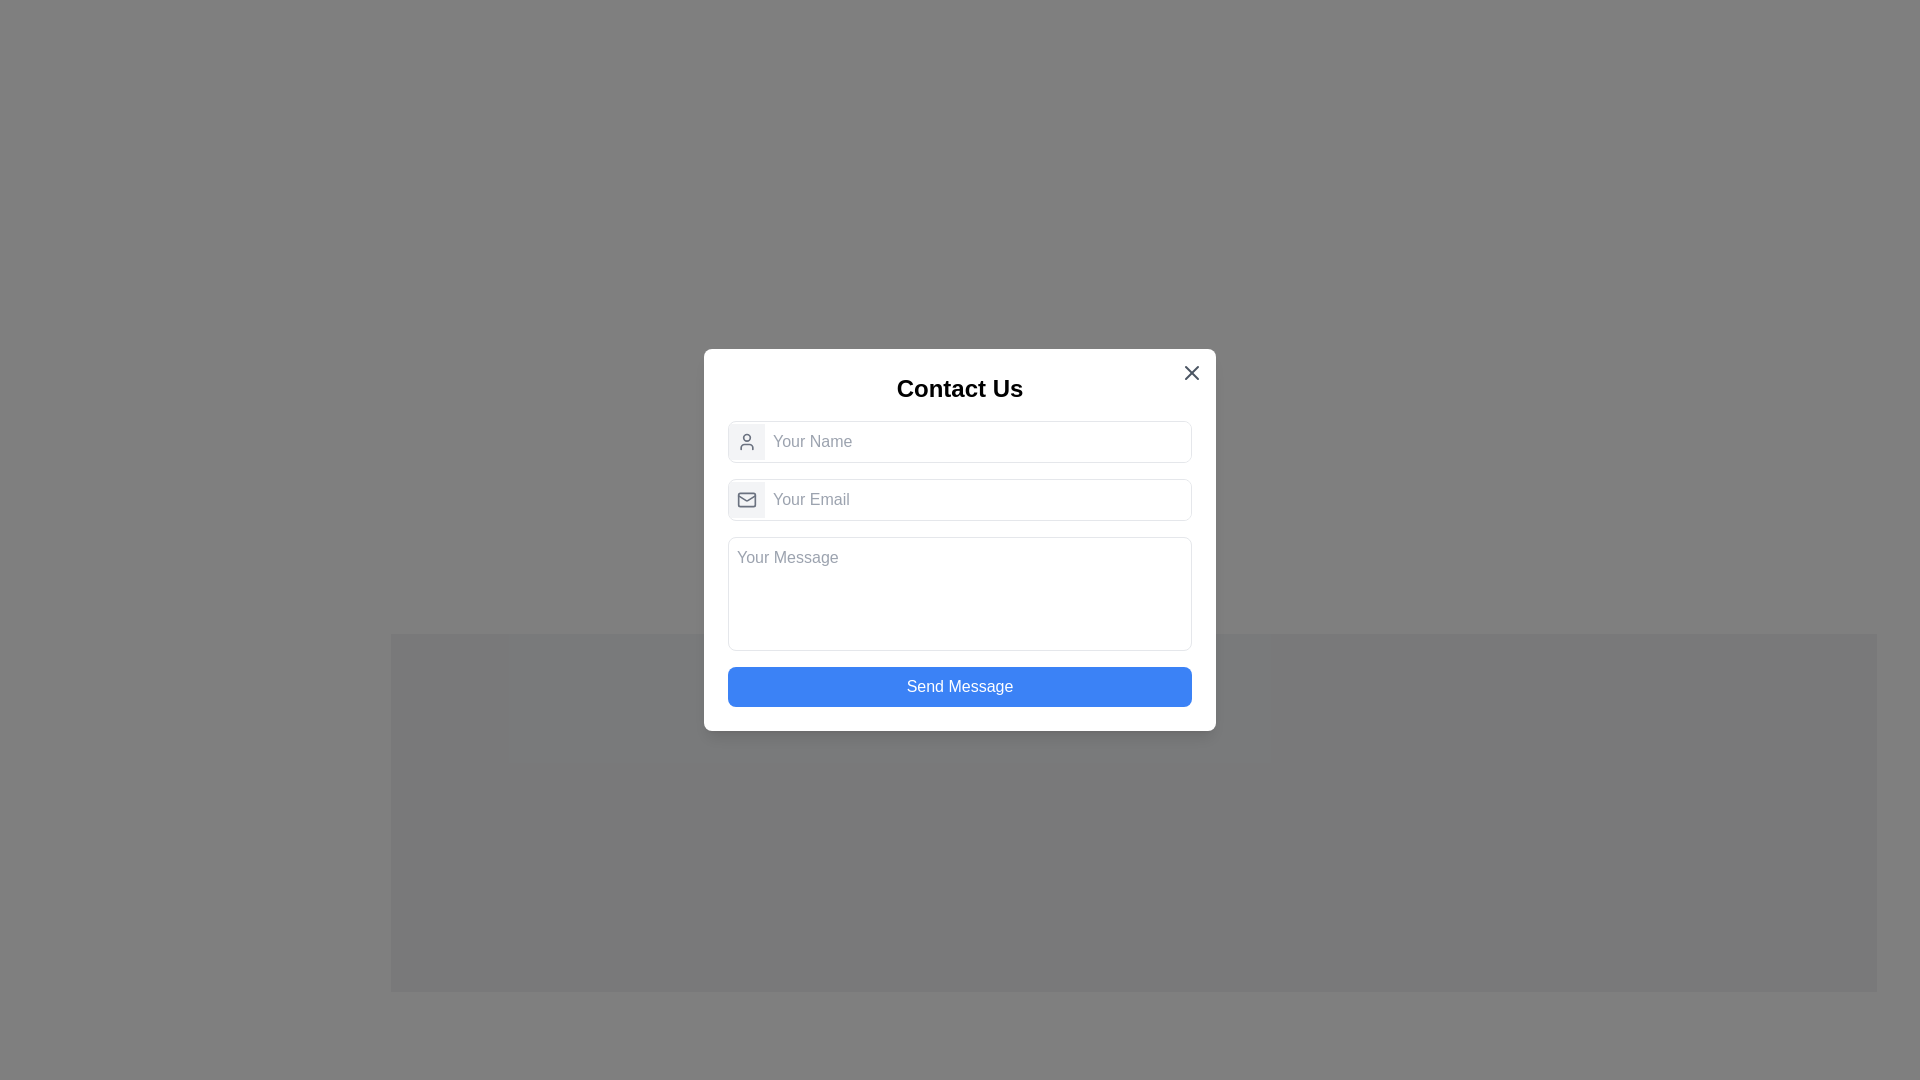 The image size is (1920, 1080). I want to click on the SVG graphics element resembling an email envelope icon, located to the left of the email input field in the 'Contact Us' modal dialog, so click(746, 499).